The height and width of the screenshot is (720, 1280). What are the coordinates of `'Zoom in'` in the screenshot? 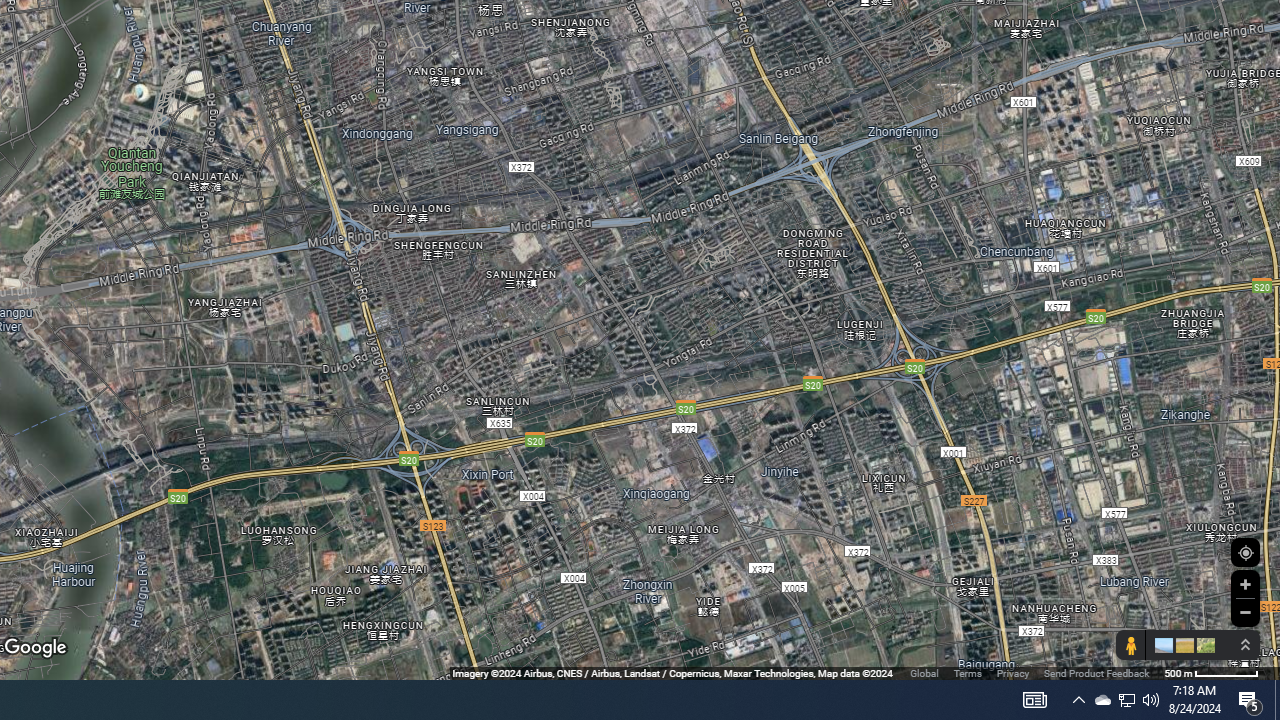 It's located at (1244, 584).